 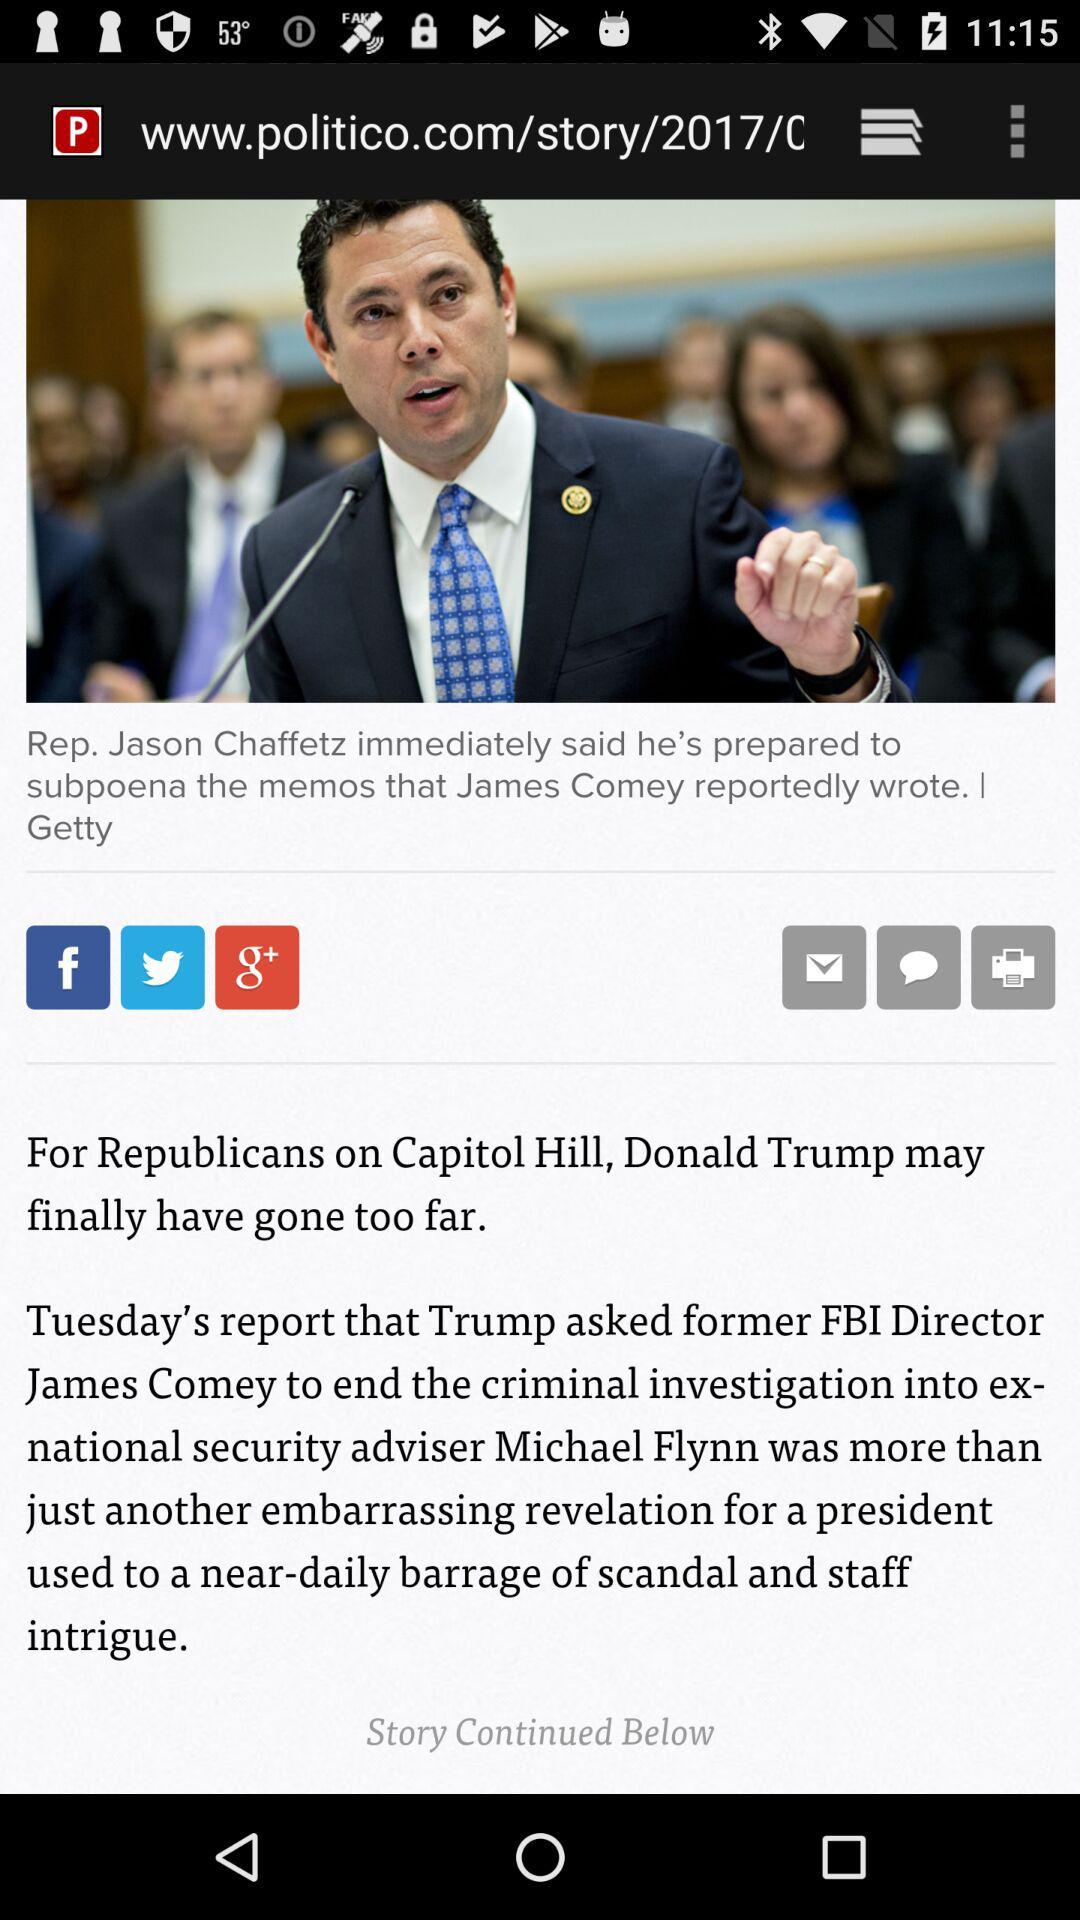 What do you see at coordinates (472, 130) in the screenshot?
I see `www politico com item` at bounding box center [472, 130].